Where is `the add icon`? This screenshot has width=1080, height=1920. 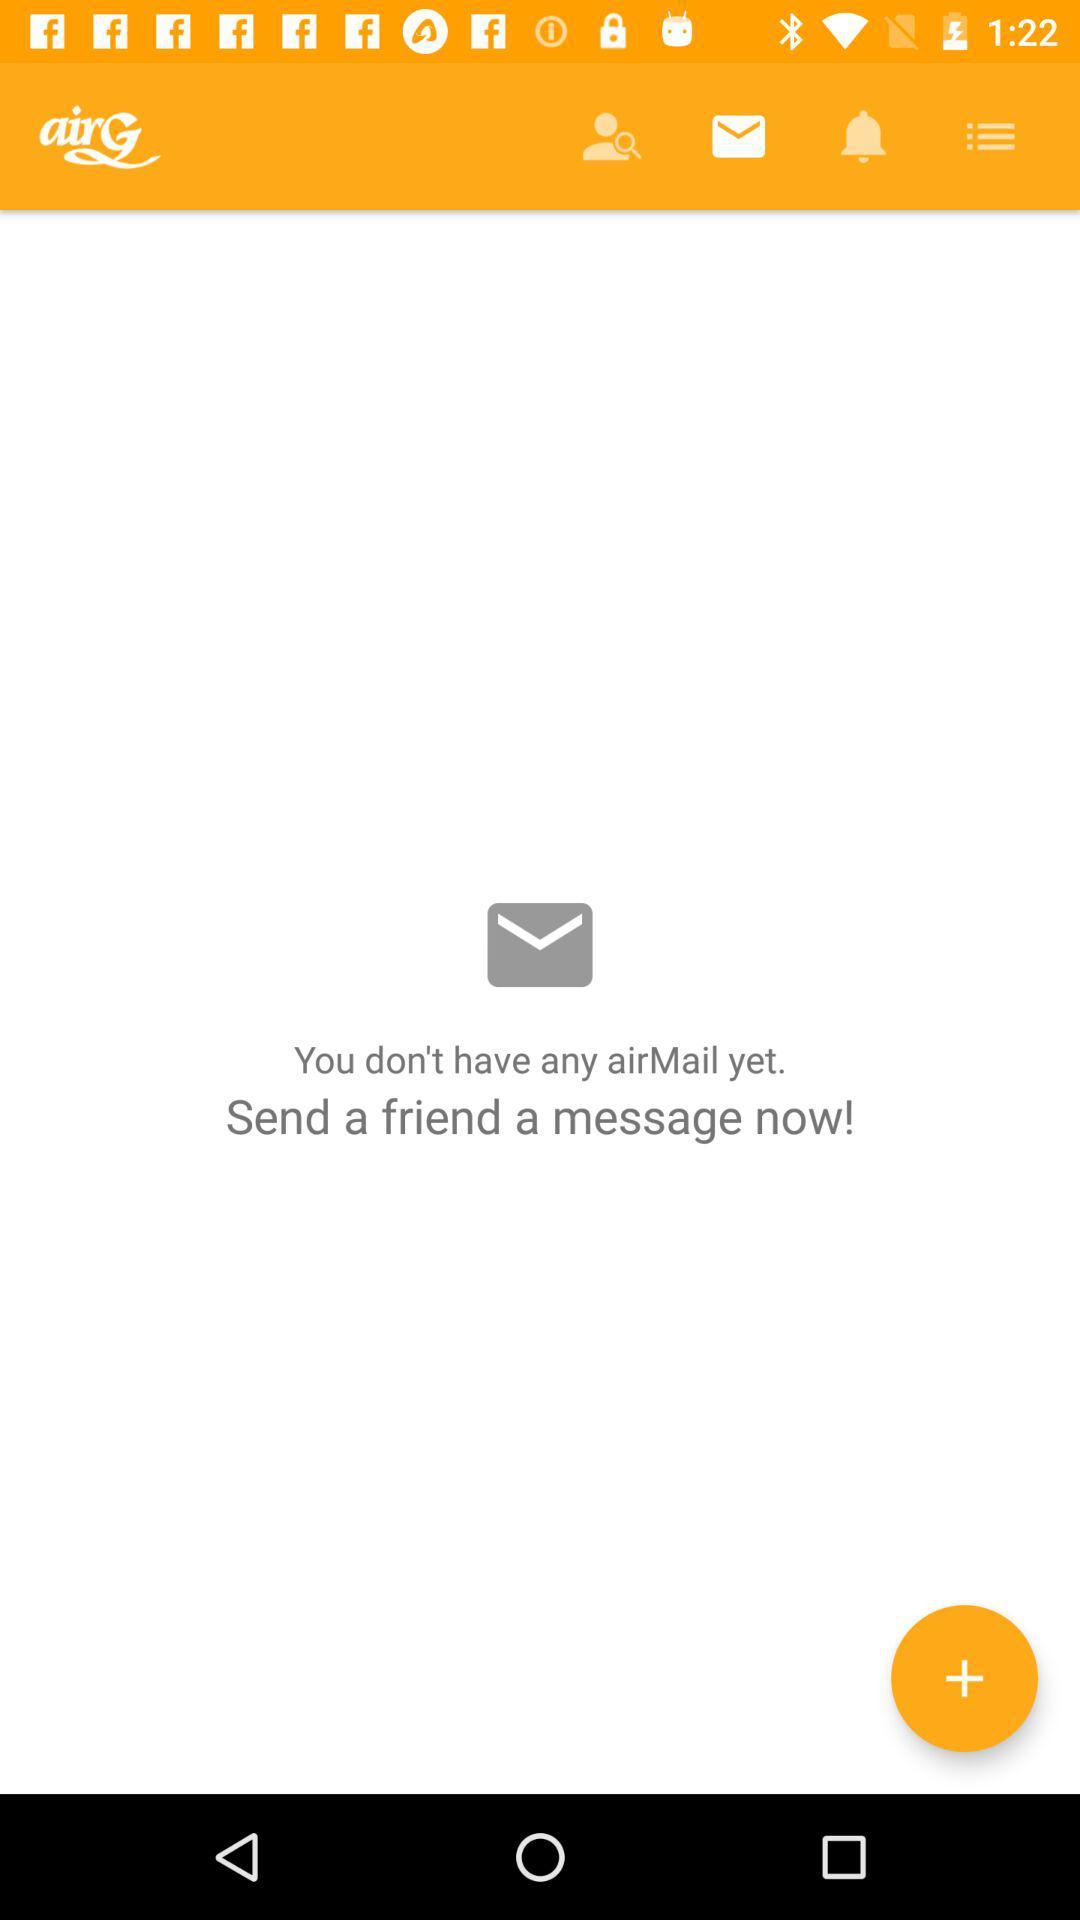 the add icon is located at coordinates (963, 1678).